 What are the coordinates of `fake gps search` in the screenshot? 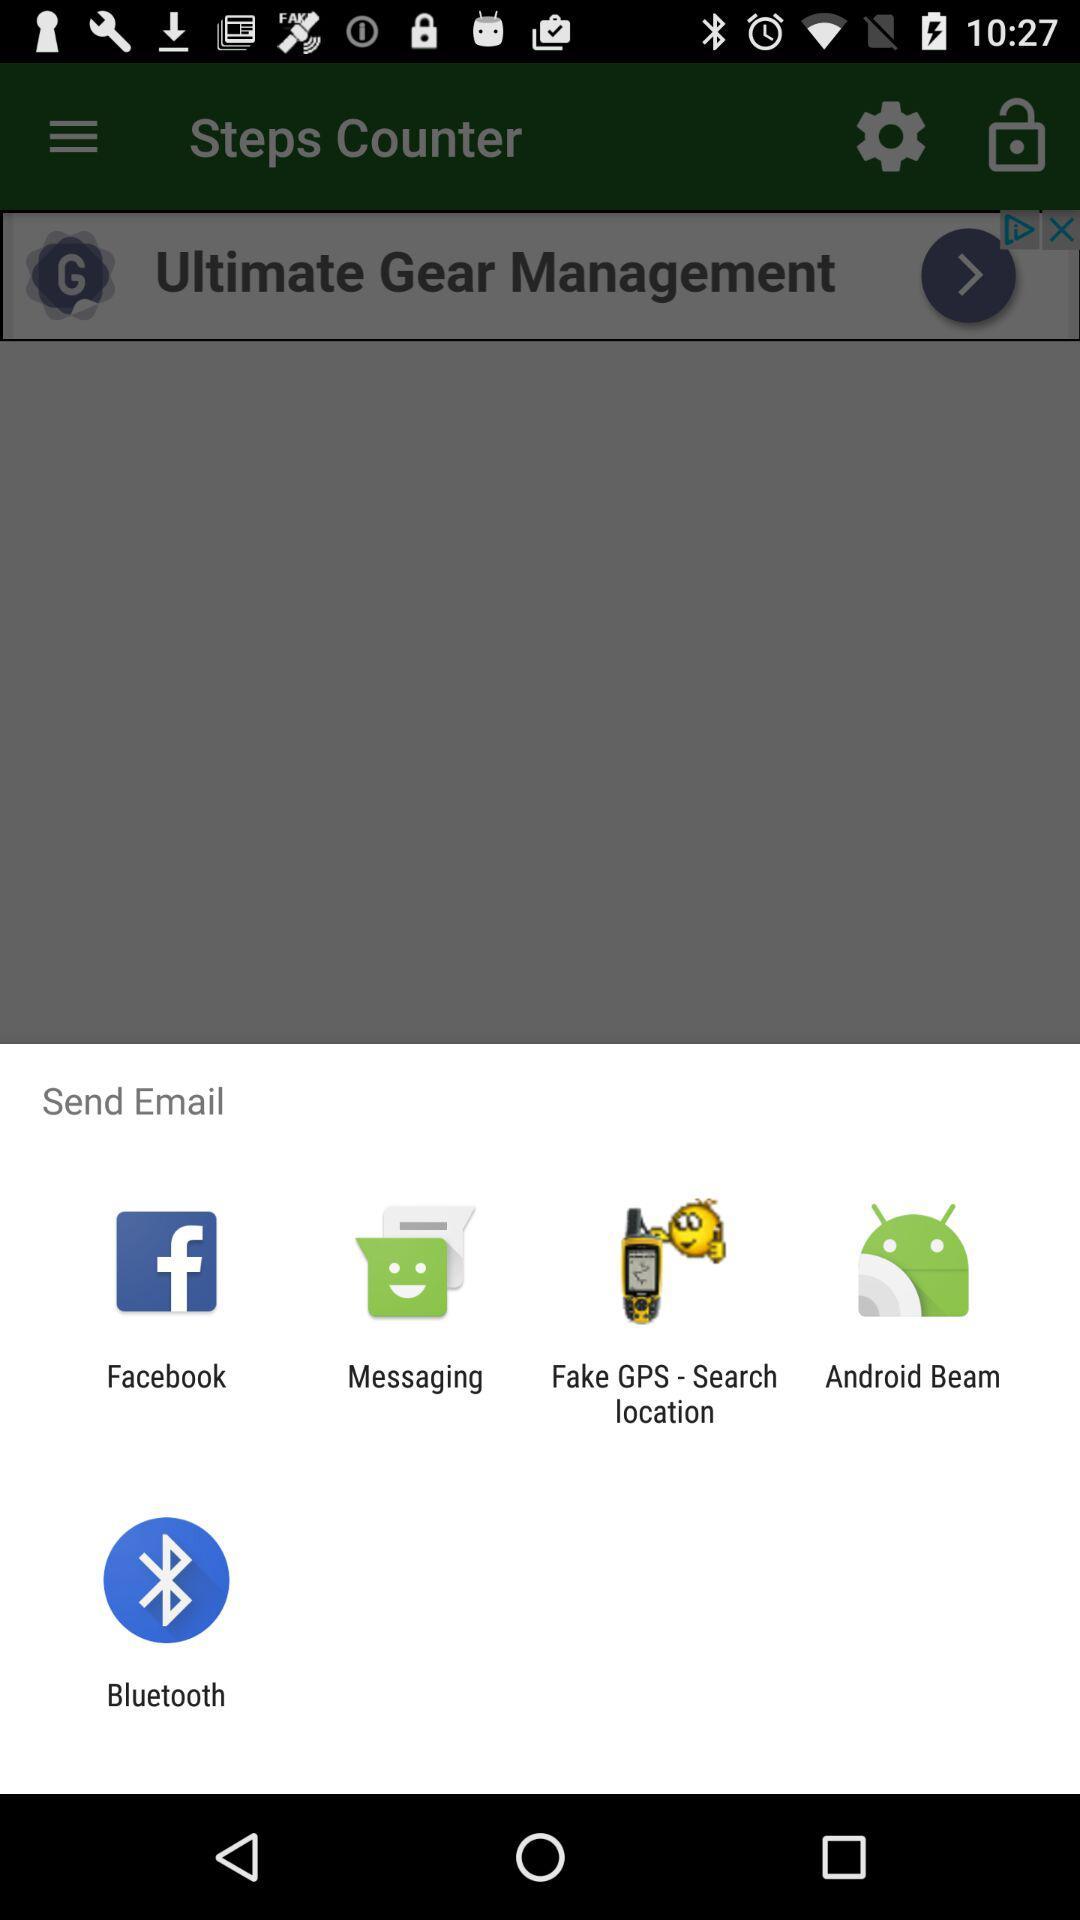 It's located at (664, 1392).